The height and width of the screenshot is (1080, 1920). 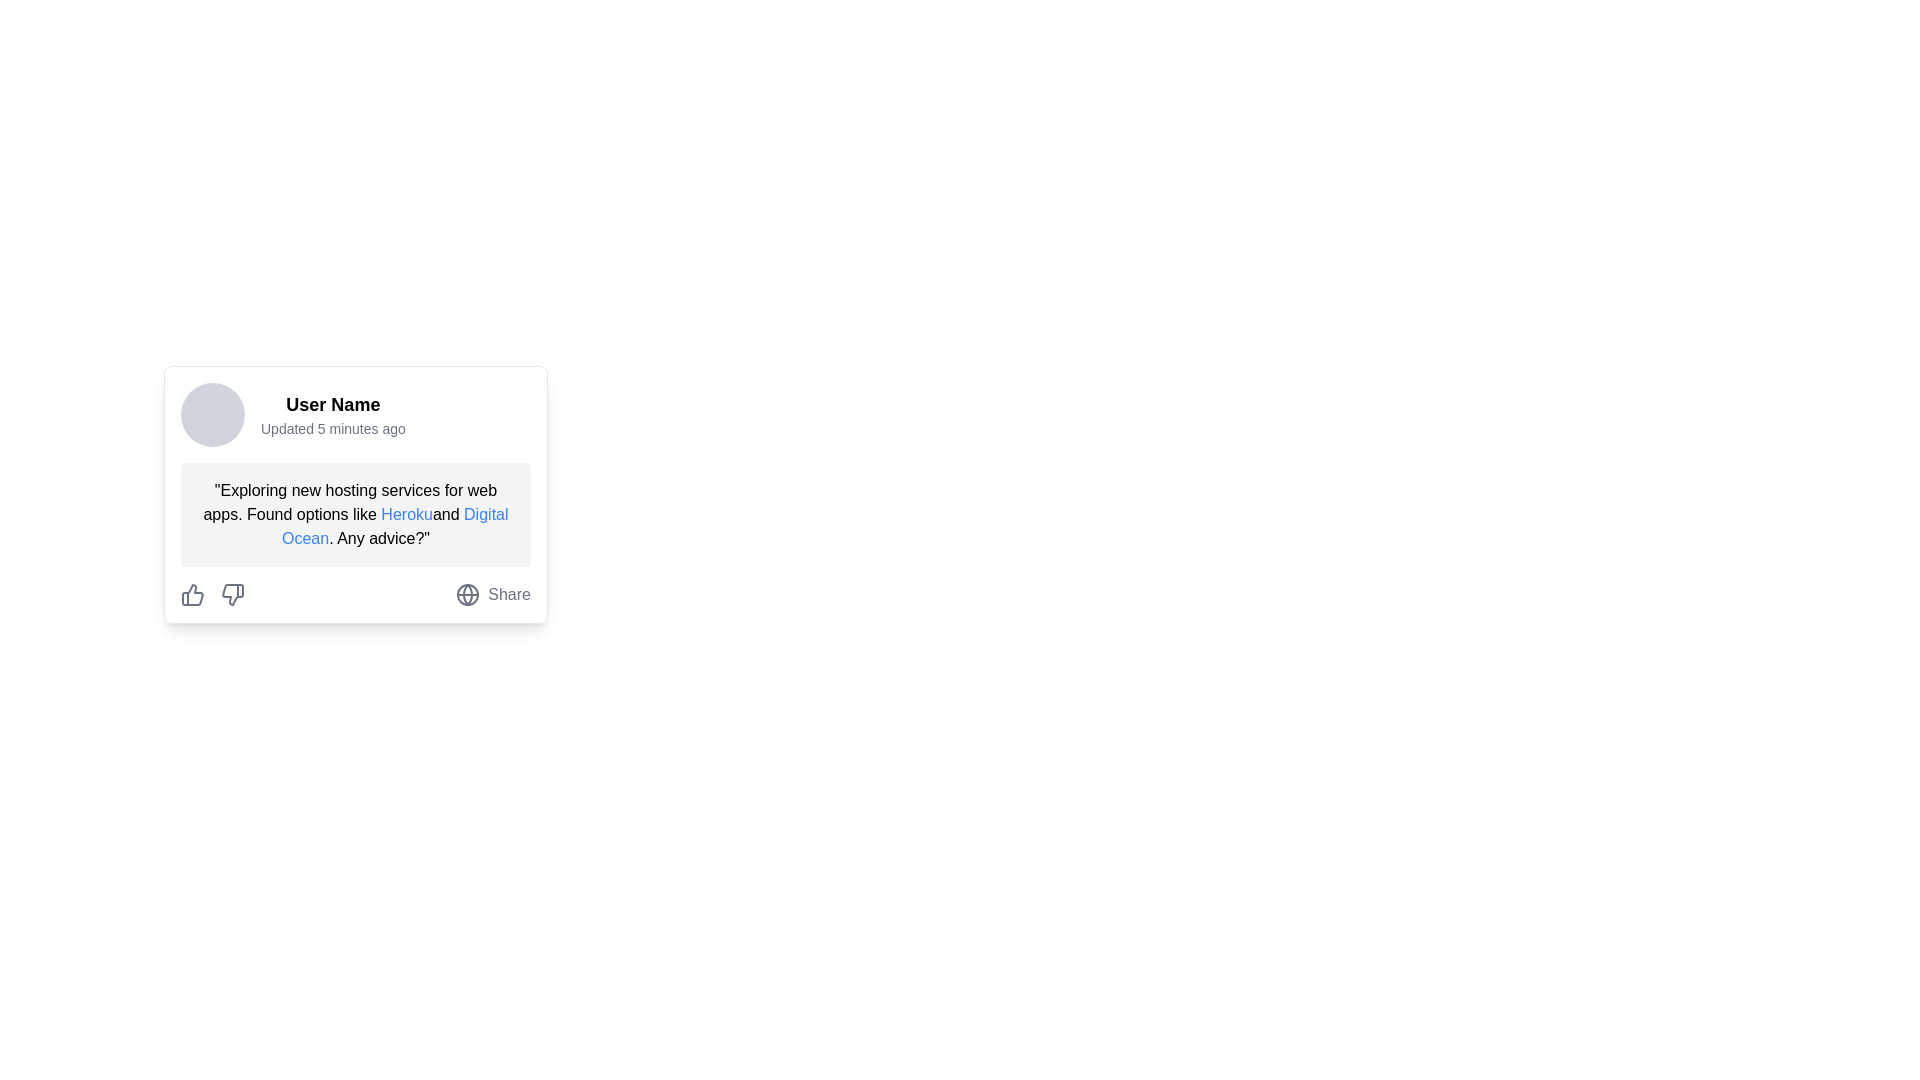 What do you see at coordinates (333, 414) in the screenshot?
I see `the user identifier and timestamp text block, which contains the bolded 'User Name' and recent activity update, located to the right of the circular avatar image in the upper portion of a card-like structure` at bounding box center [333, 414].